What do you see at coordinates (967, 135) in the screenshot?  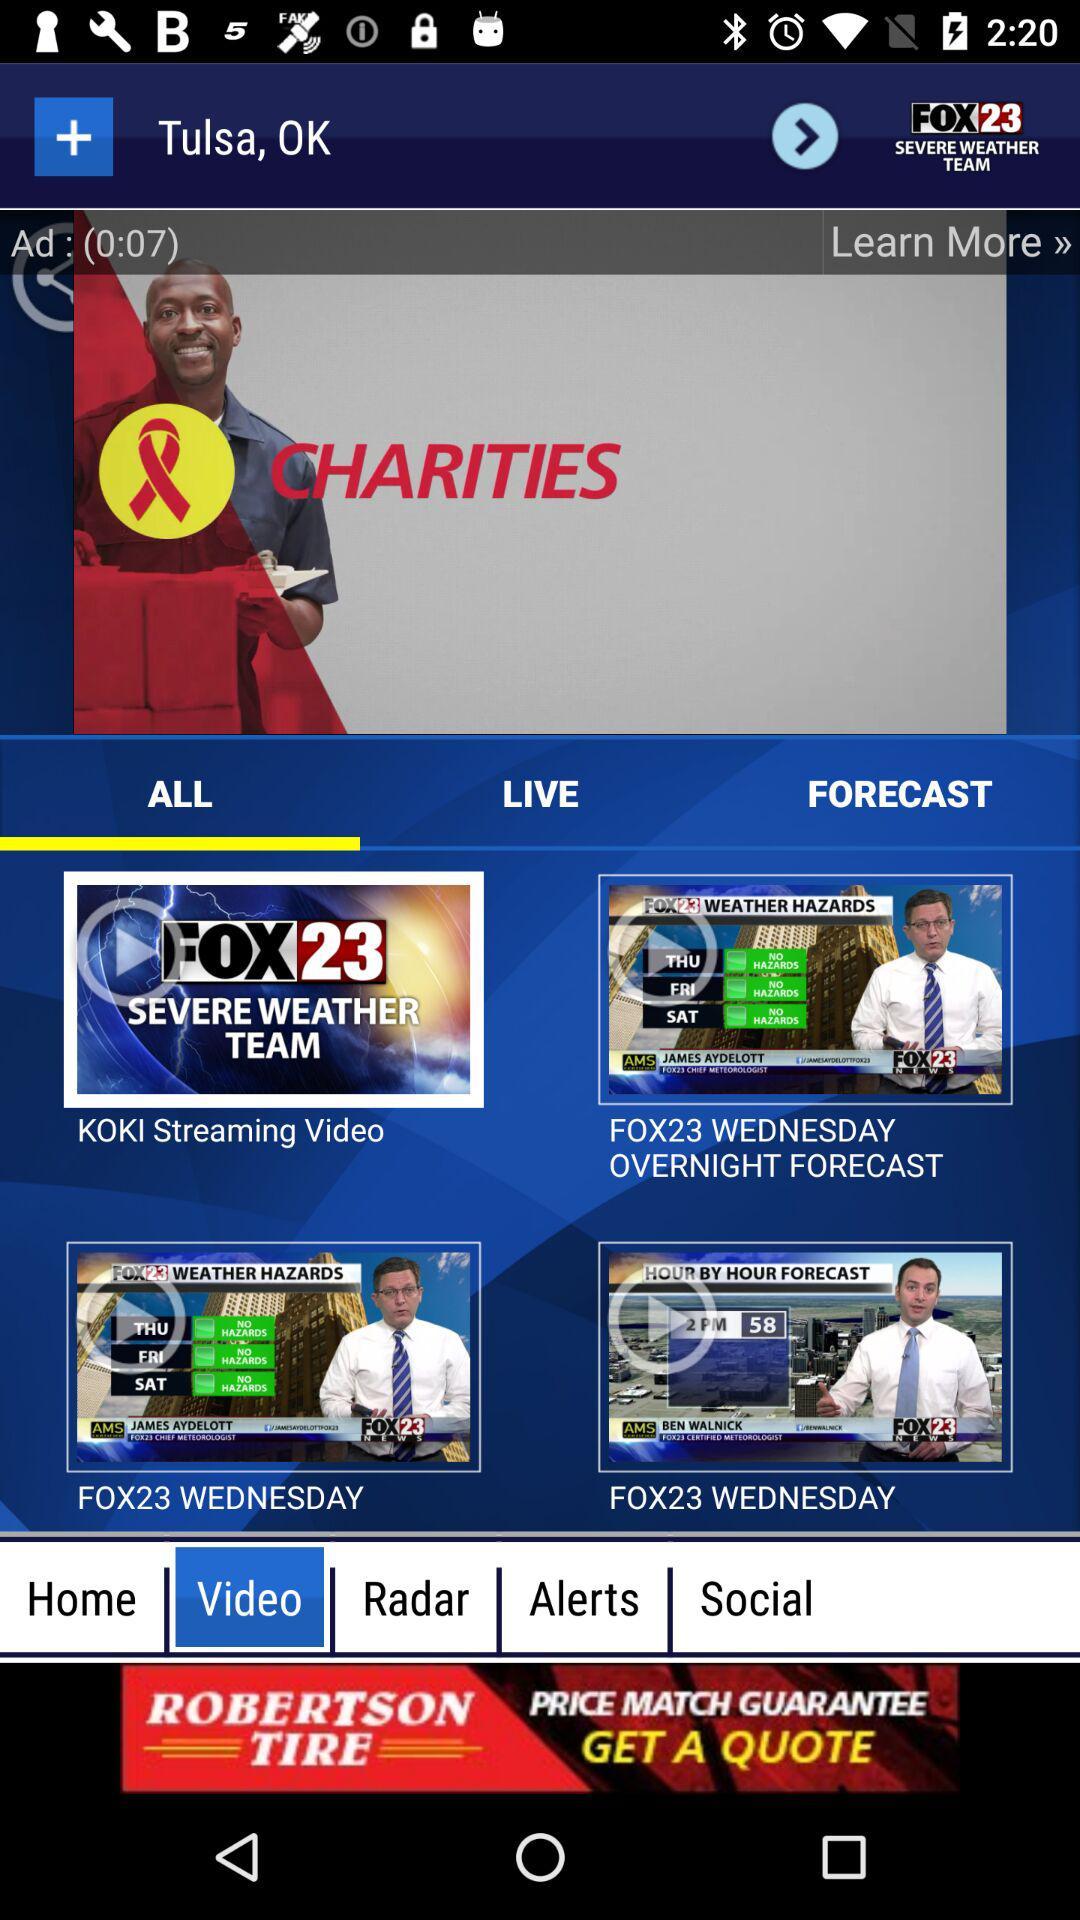 I see `advertisement` at bounding box center [967, 135].